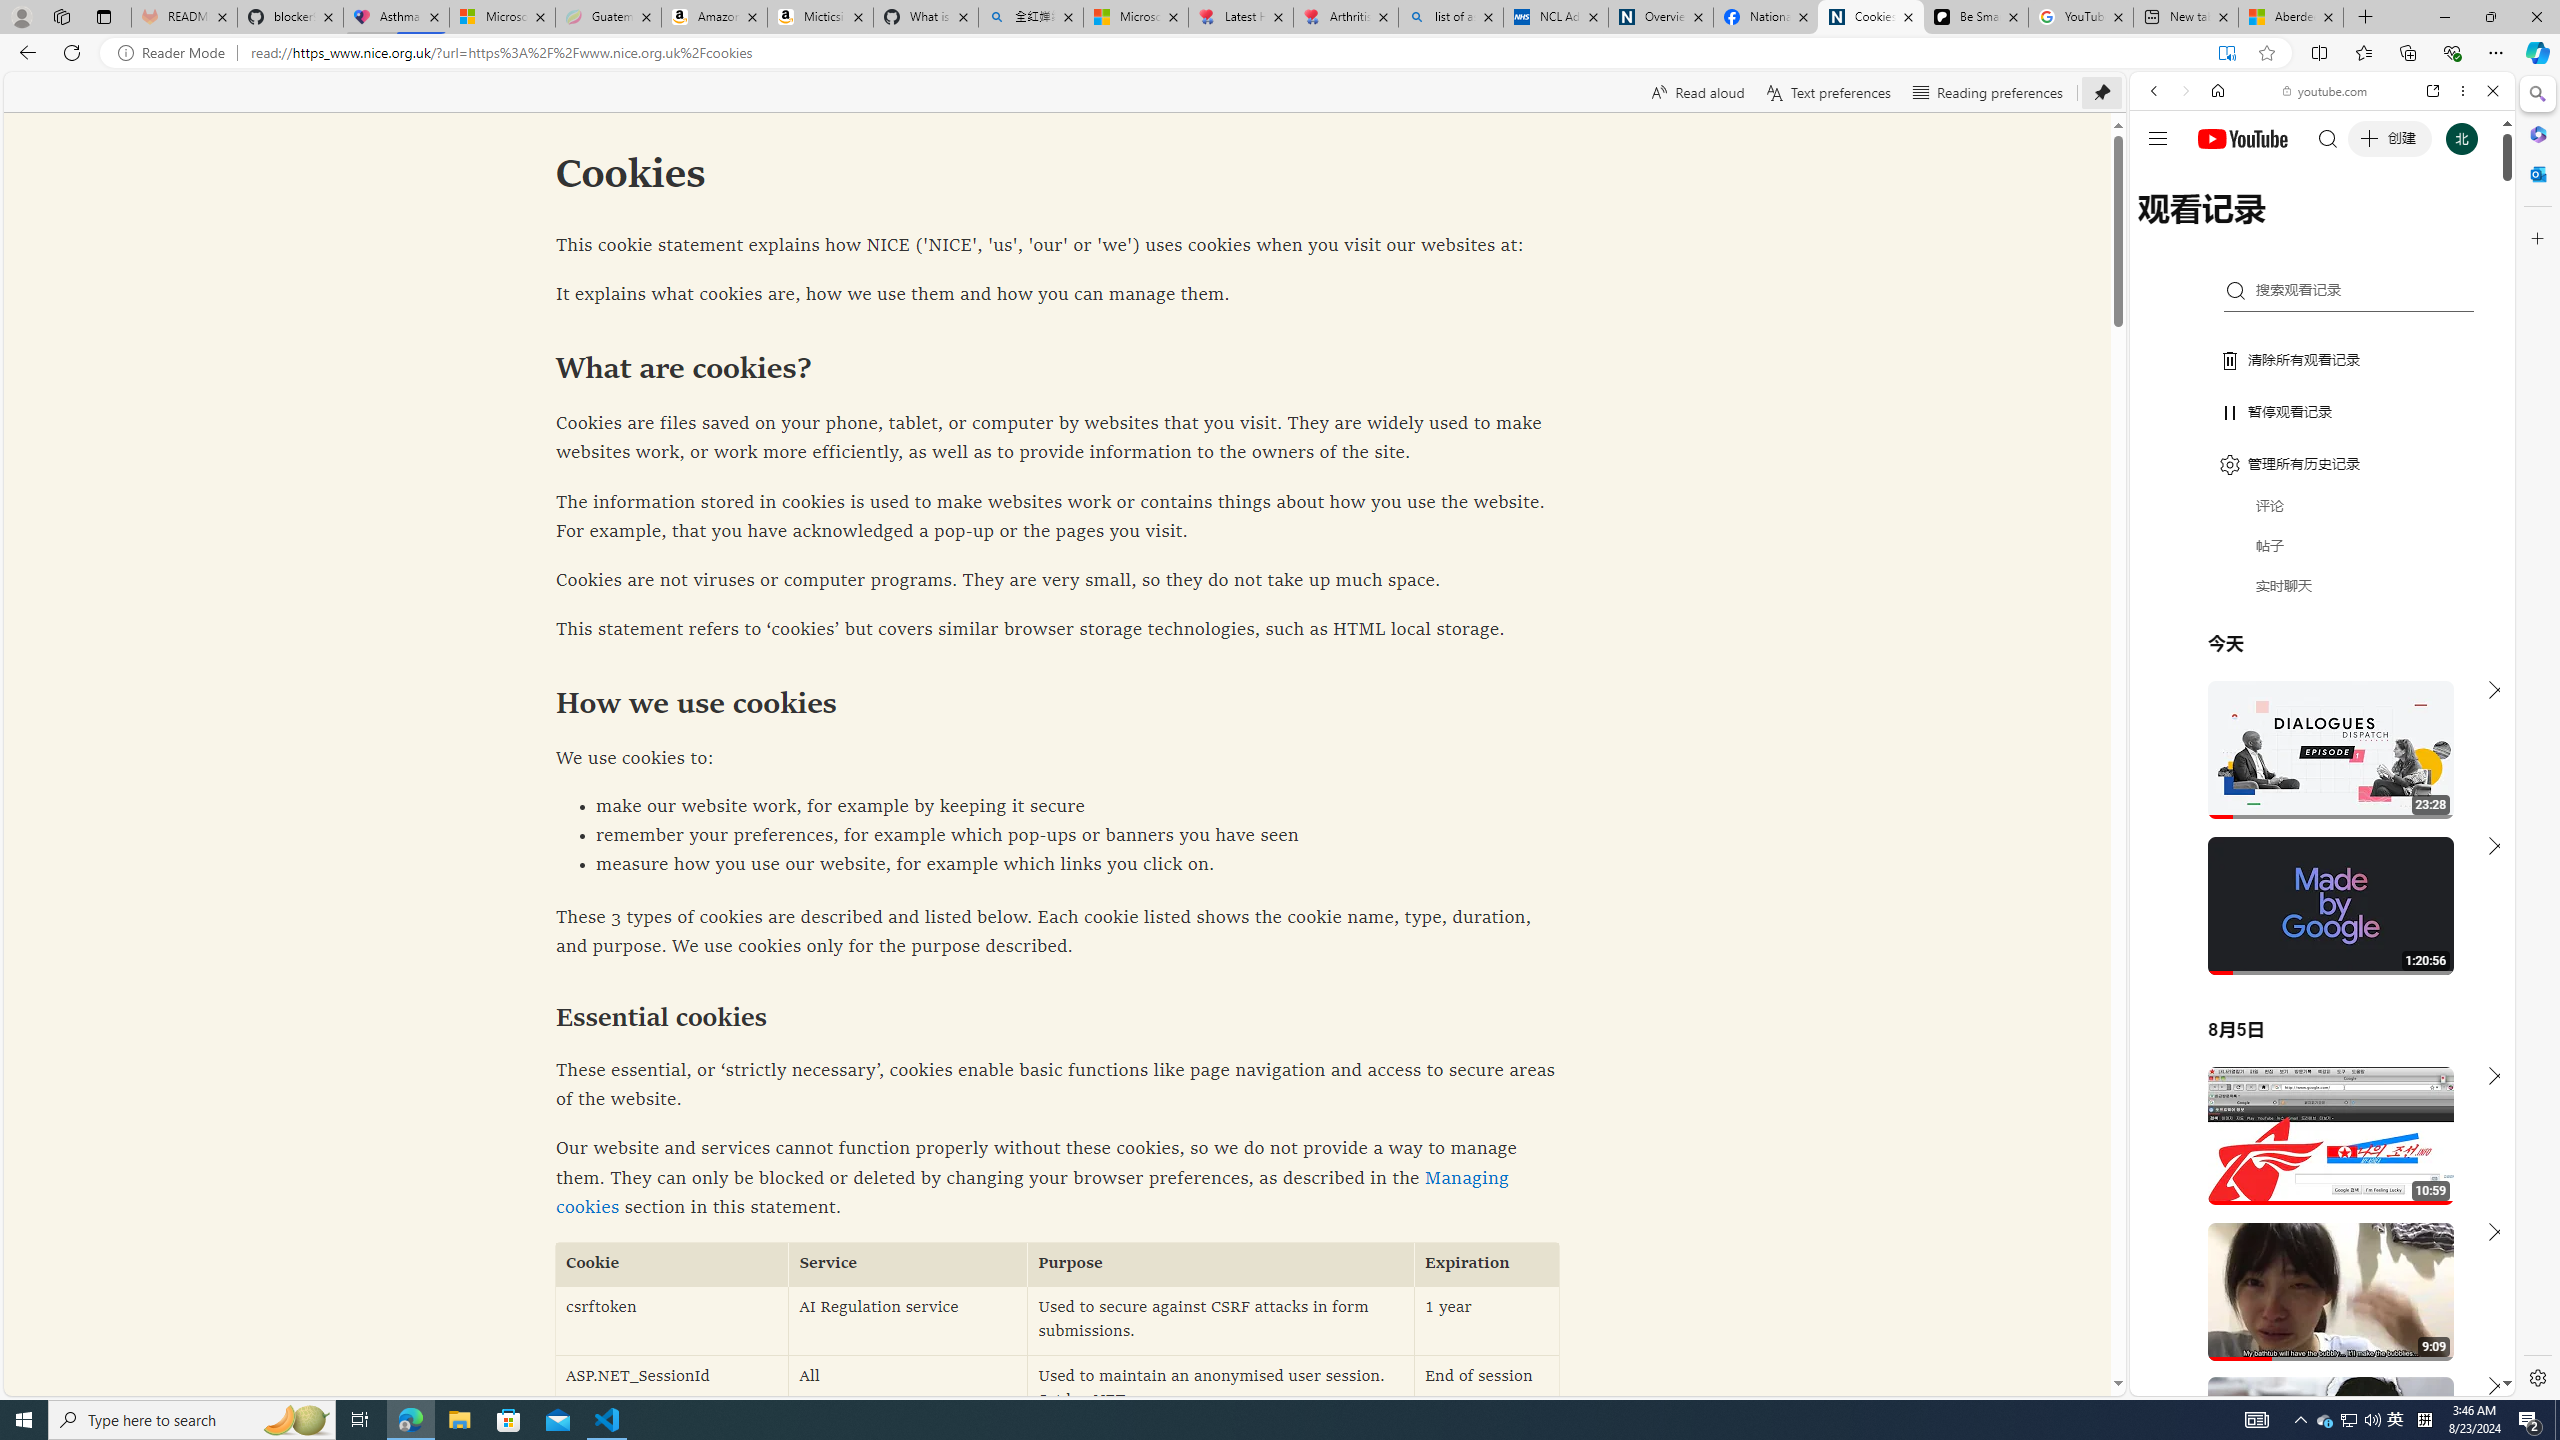 The height and width of the screenshot is (1440, 2560). What do you see at coordinates (2324, 91) in the screenshot?
I see `'youtube.com'` at bounding box center [2324, 91].